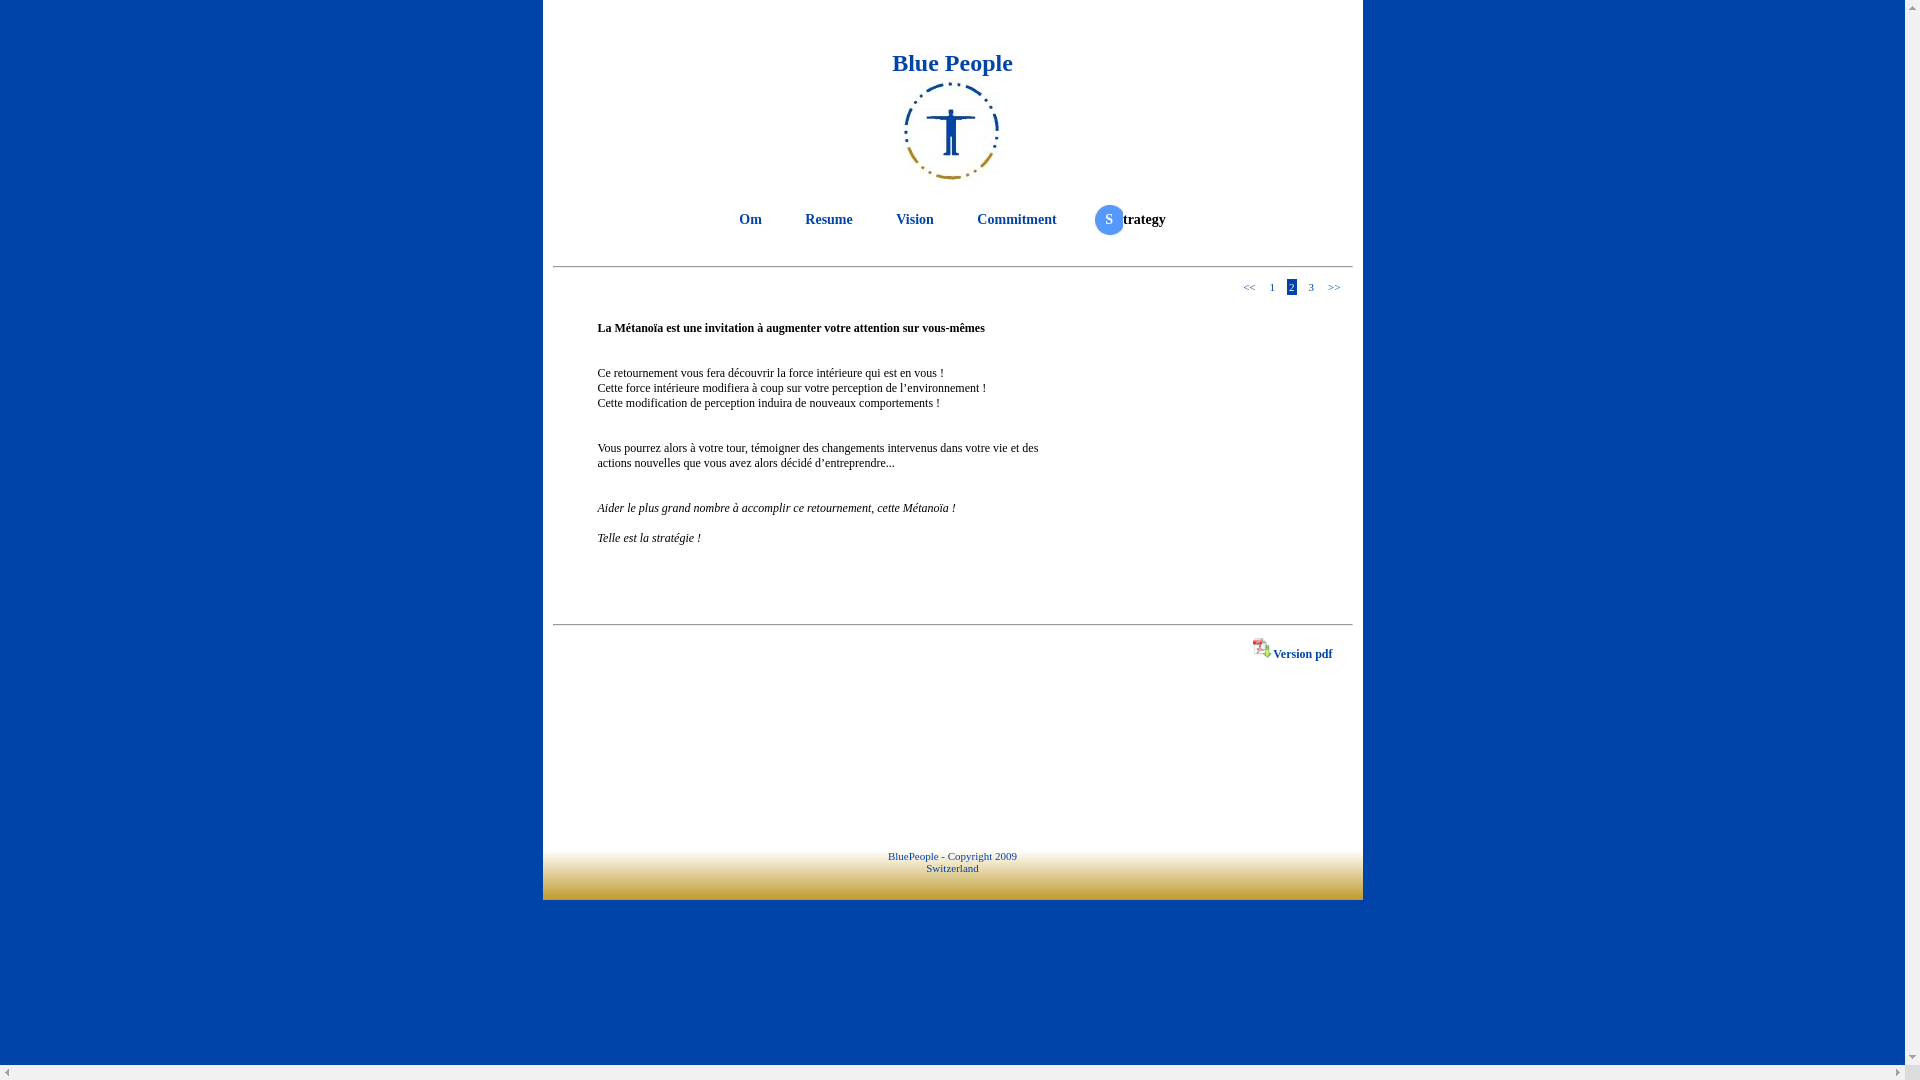  I want to click on 'Om', so click(749, 219).